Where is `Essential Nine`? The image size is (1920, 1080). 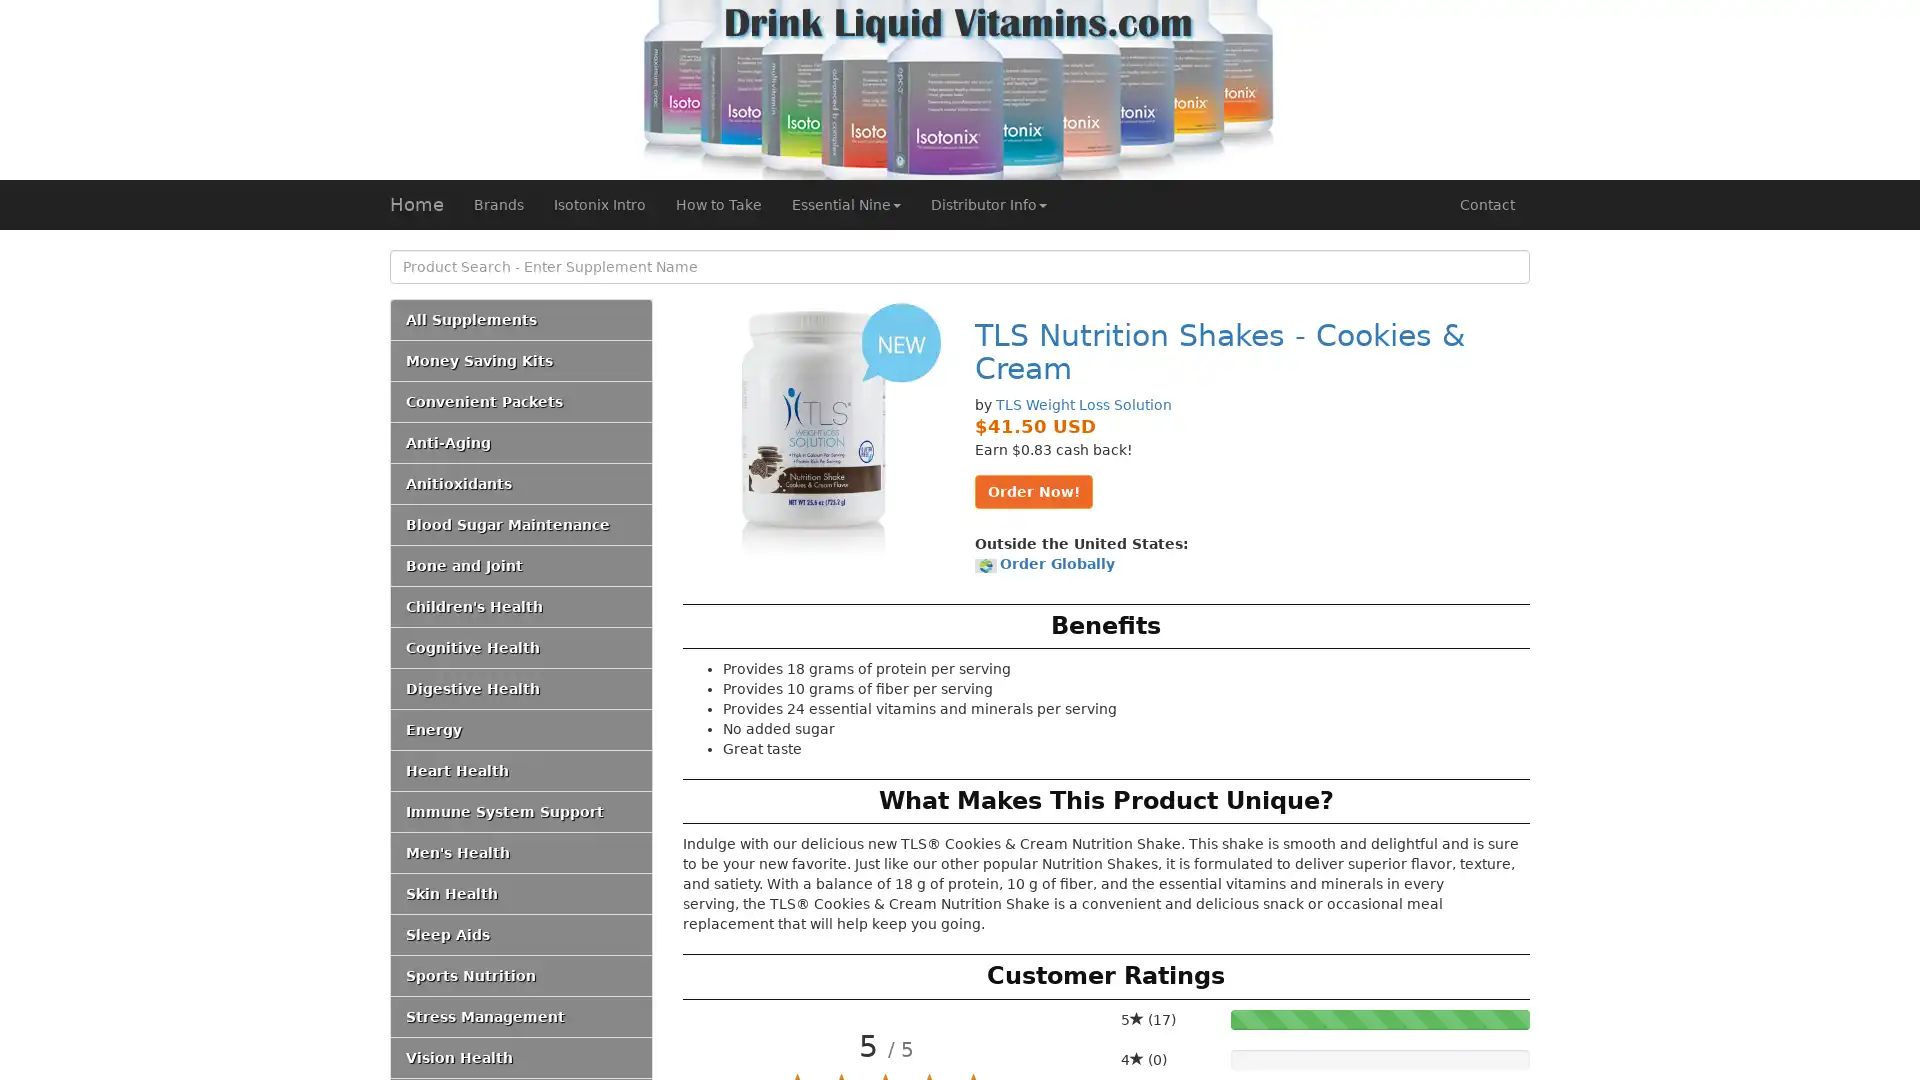
Essential Nine is located at coordinates (846, 204).